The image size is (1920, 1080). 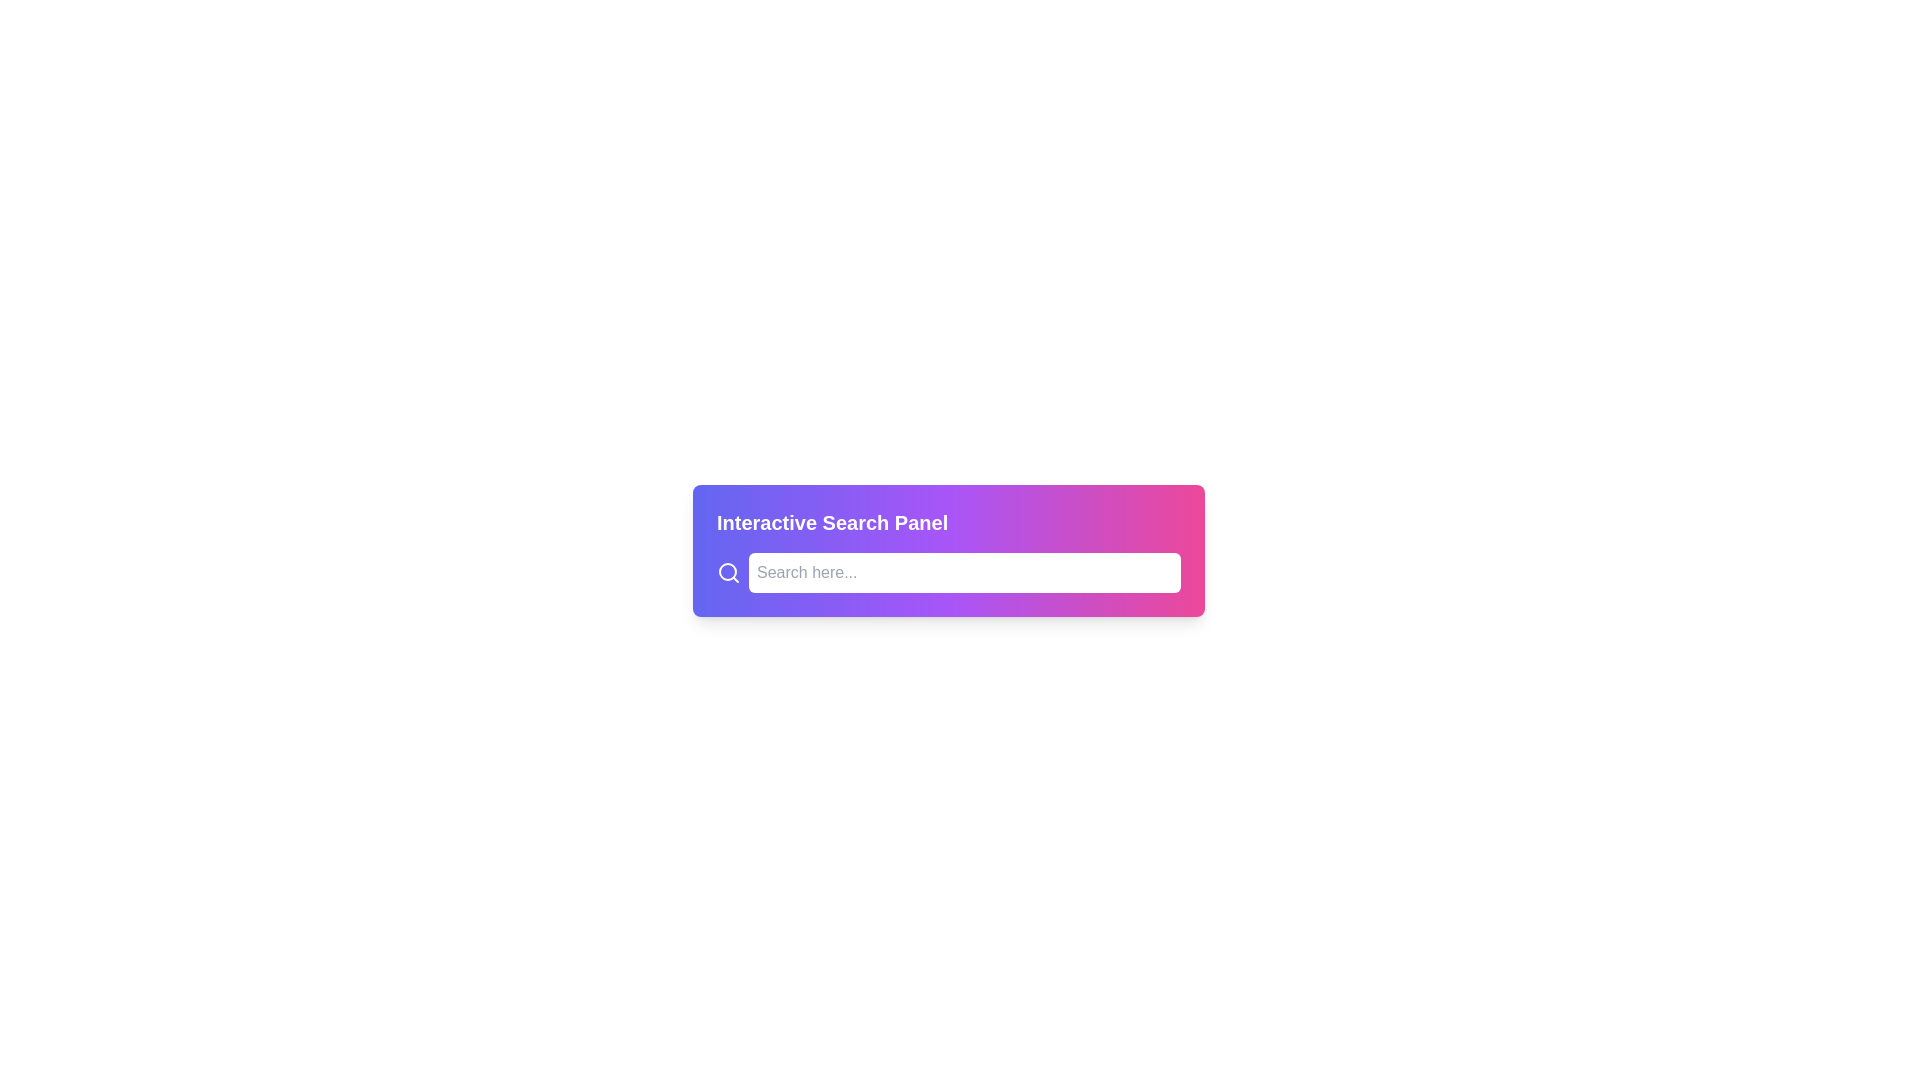 I want to click on the magnifying glass icon, which is represented by the SVG circle, so click(x=727, y=571).